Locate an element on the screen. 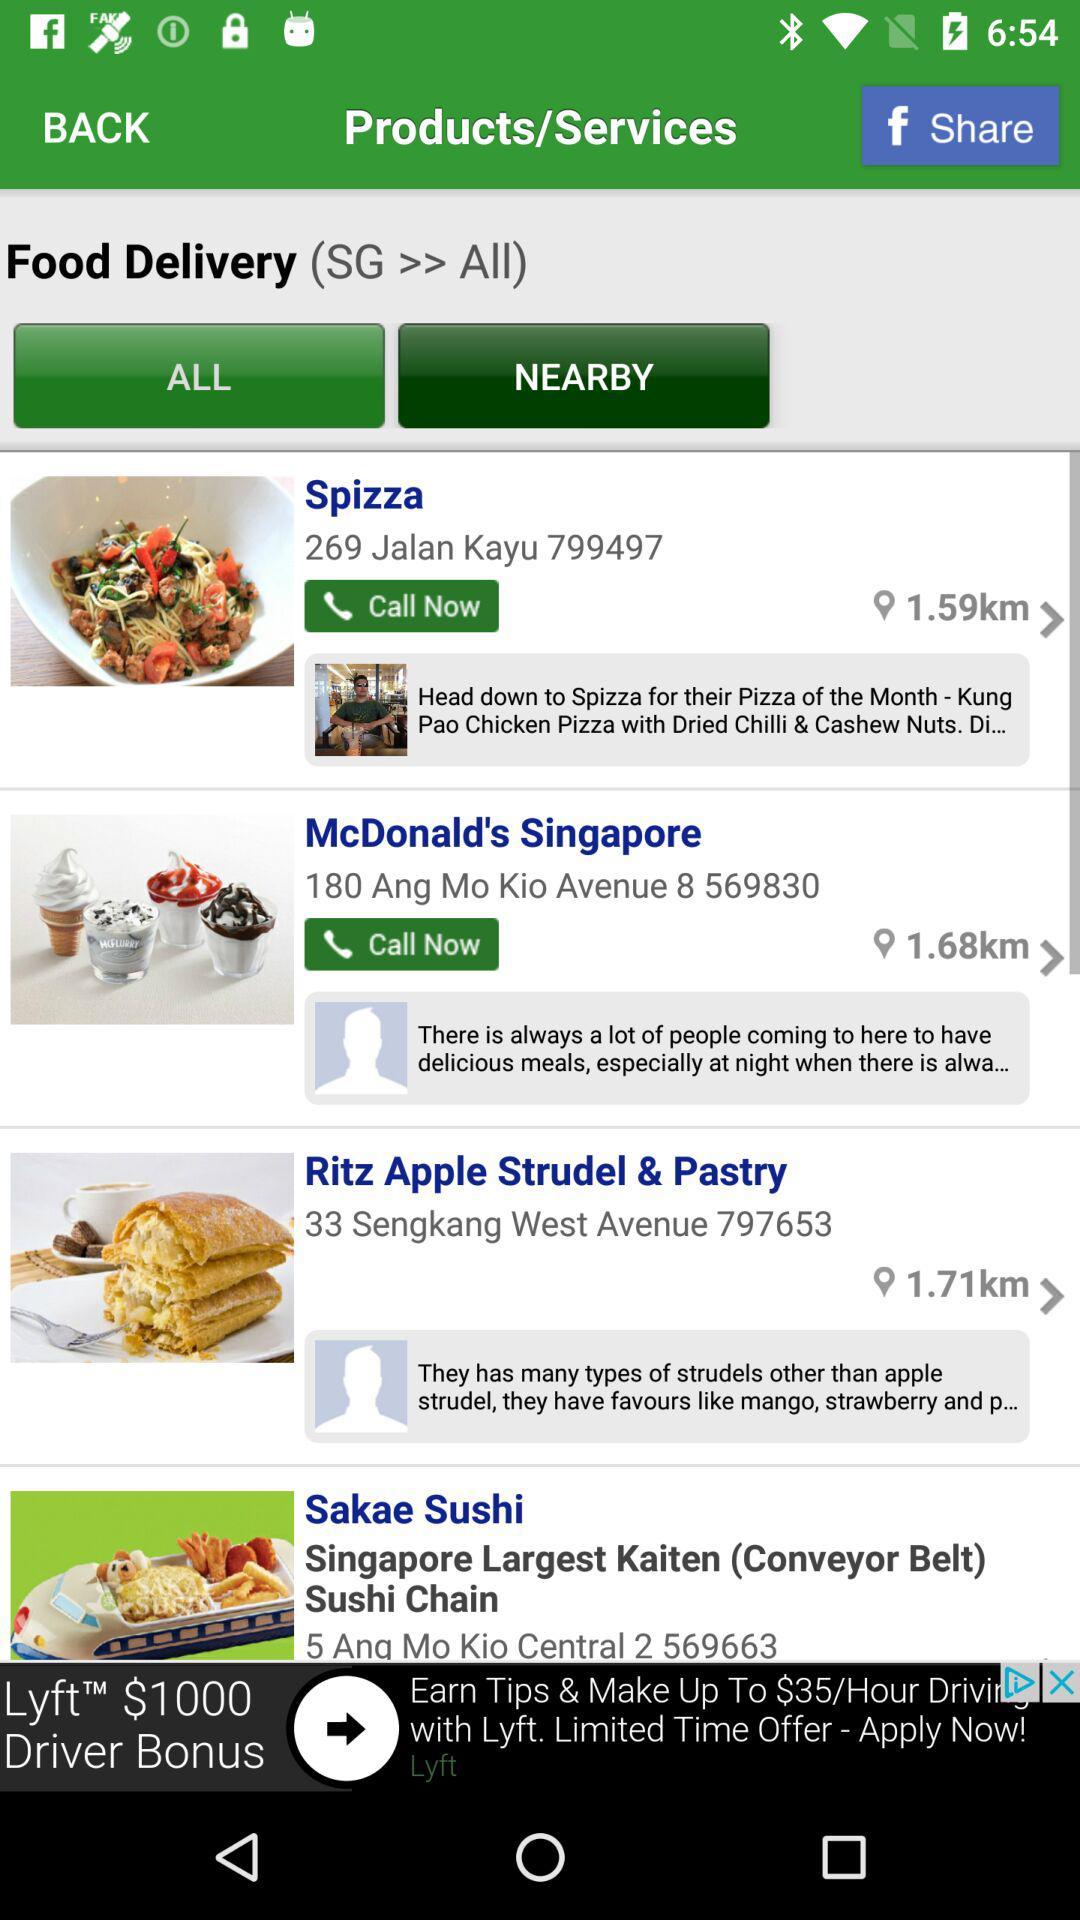  the first image of the page is located at coordinates (151, 579).